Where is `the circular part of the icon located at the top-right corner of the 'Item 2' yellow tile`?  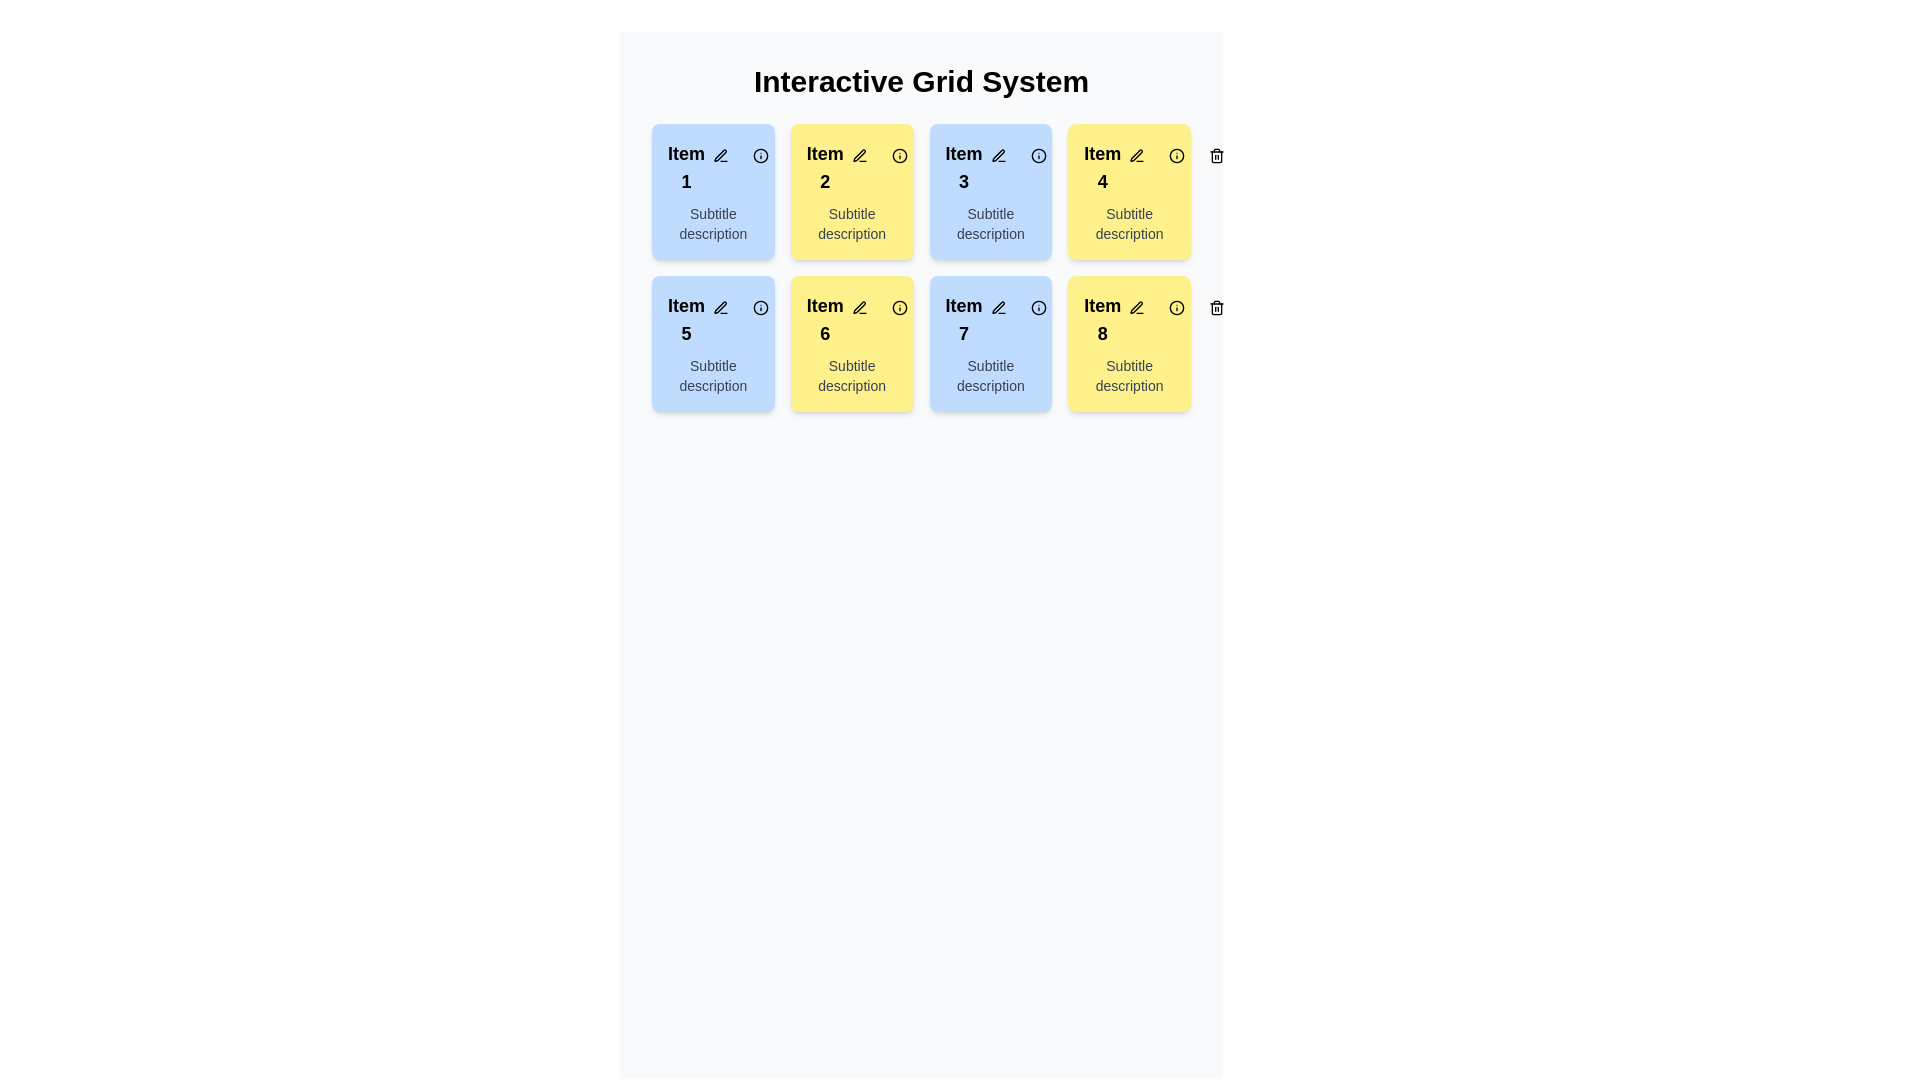 the circular part of the icon located at the top-right corner of the 'Item 2' yellow tile is located at coordinates (898, 154).